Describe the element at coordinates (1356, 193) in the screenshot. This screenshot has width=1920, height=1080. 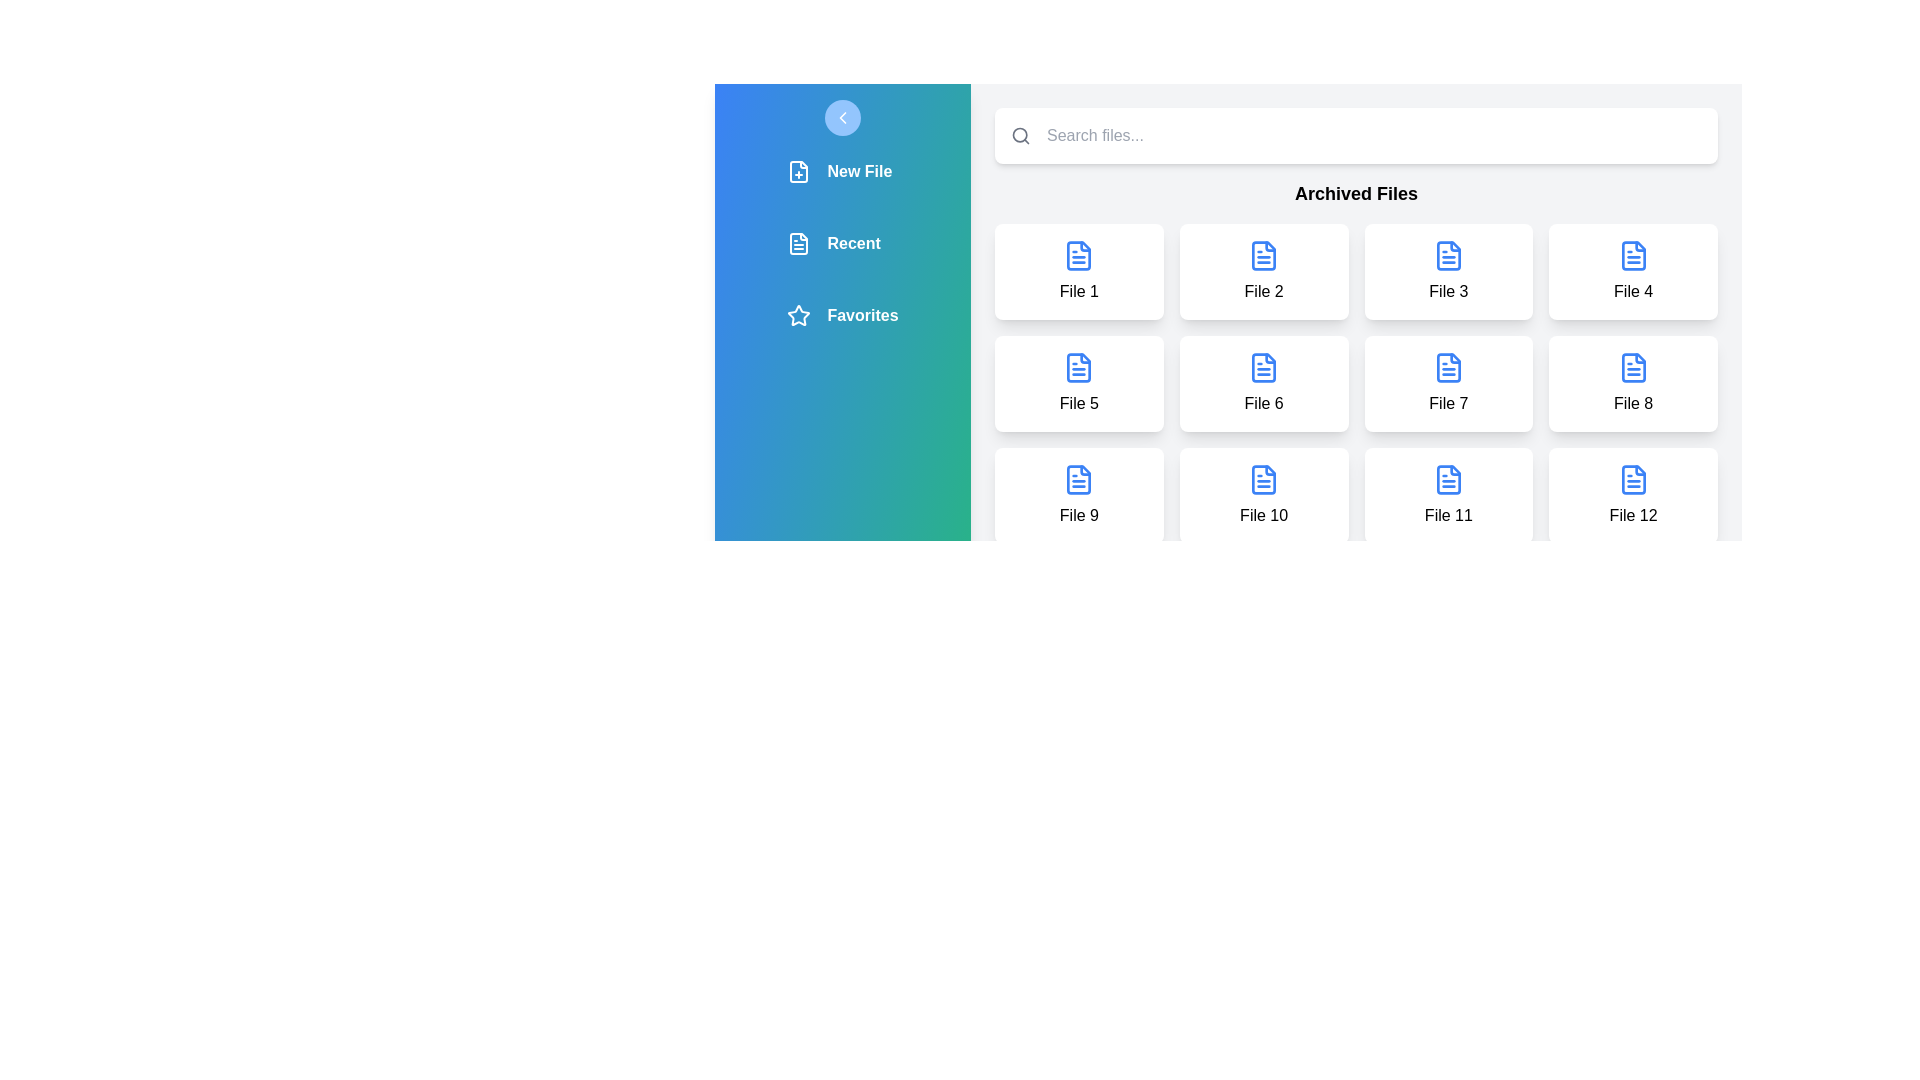
I see `the 'Archived Files' heading to select its text` at that location.